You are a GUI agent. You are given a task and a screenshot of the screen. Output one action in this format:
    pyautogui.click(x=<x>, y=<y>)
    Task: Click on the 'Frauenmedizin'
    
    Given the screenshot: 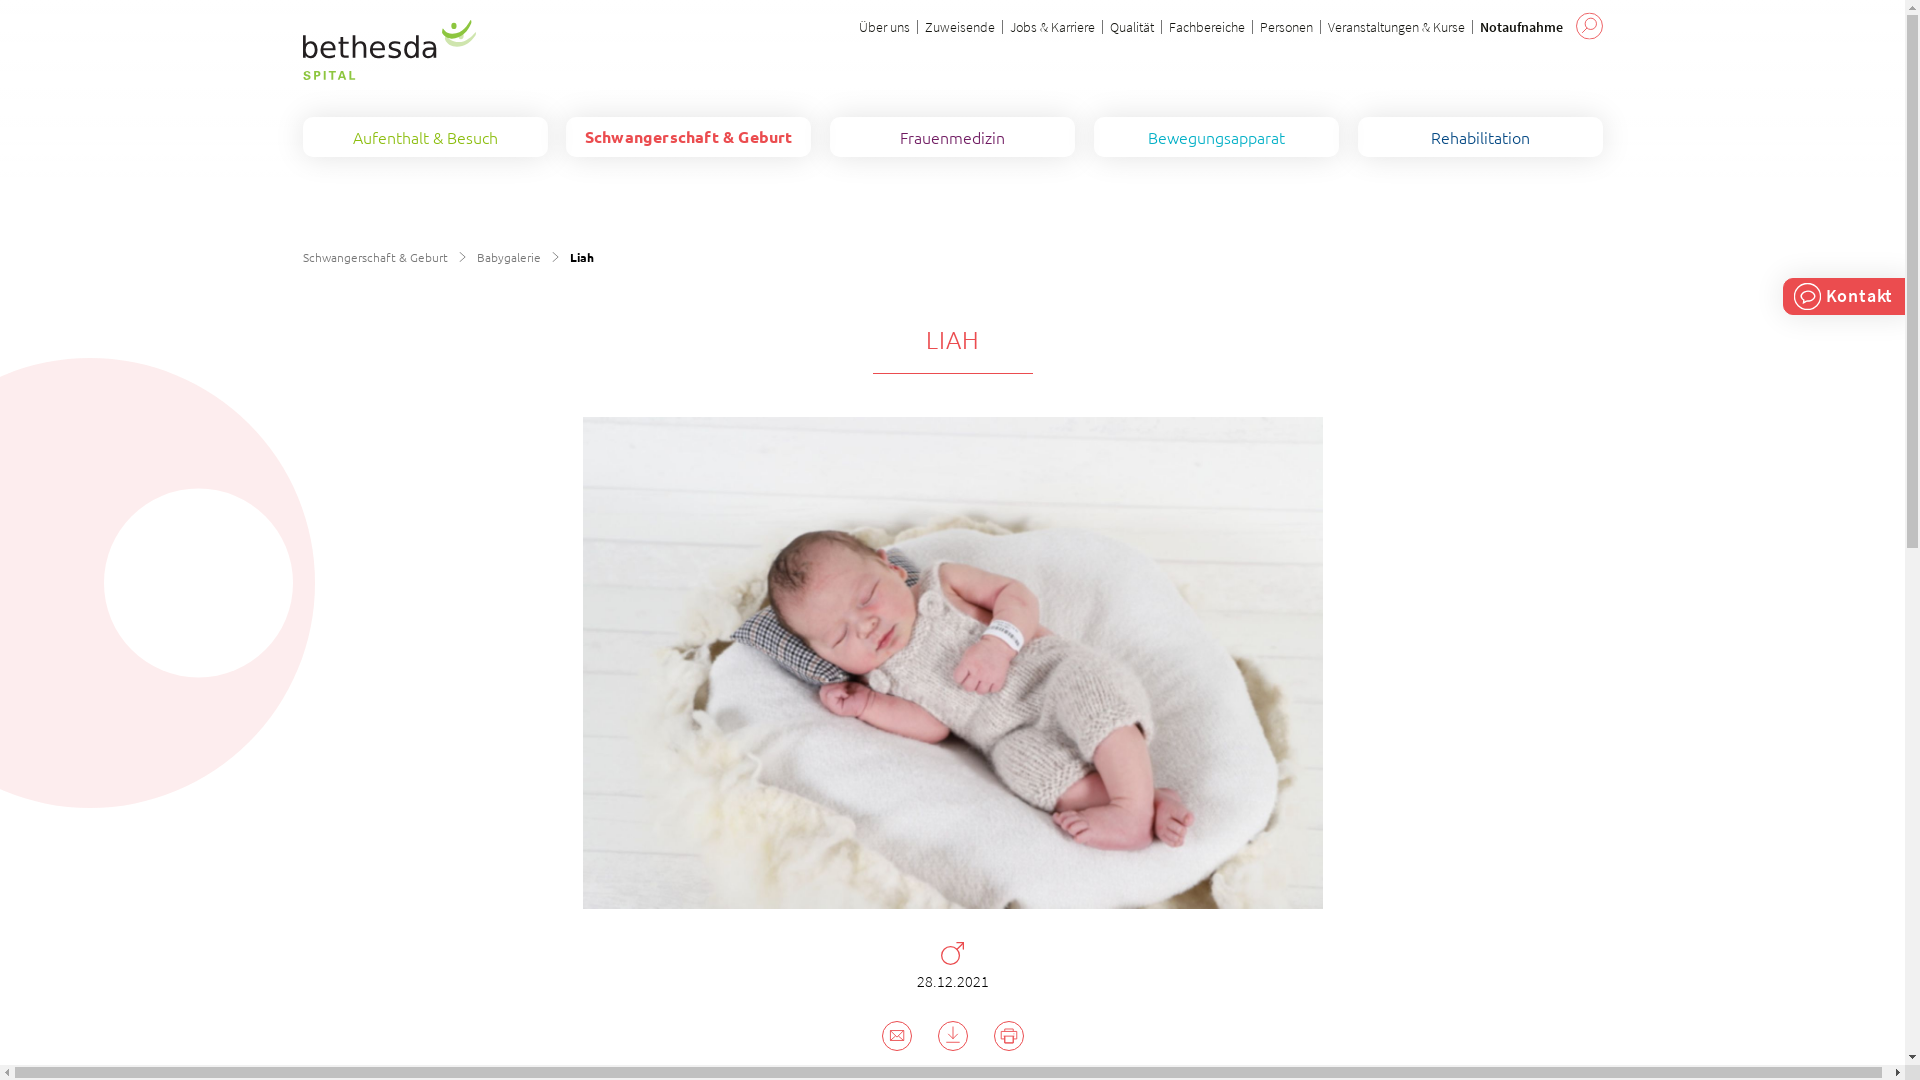 What is the action you would take?
    pyautogui.click(x=951, y=136)
    